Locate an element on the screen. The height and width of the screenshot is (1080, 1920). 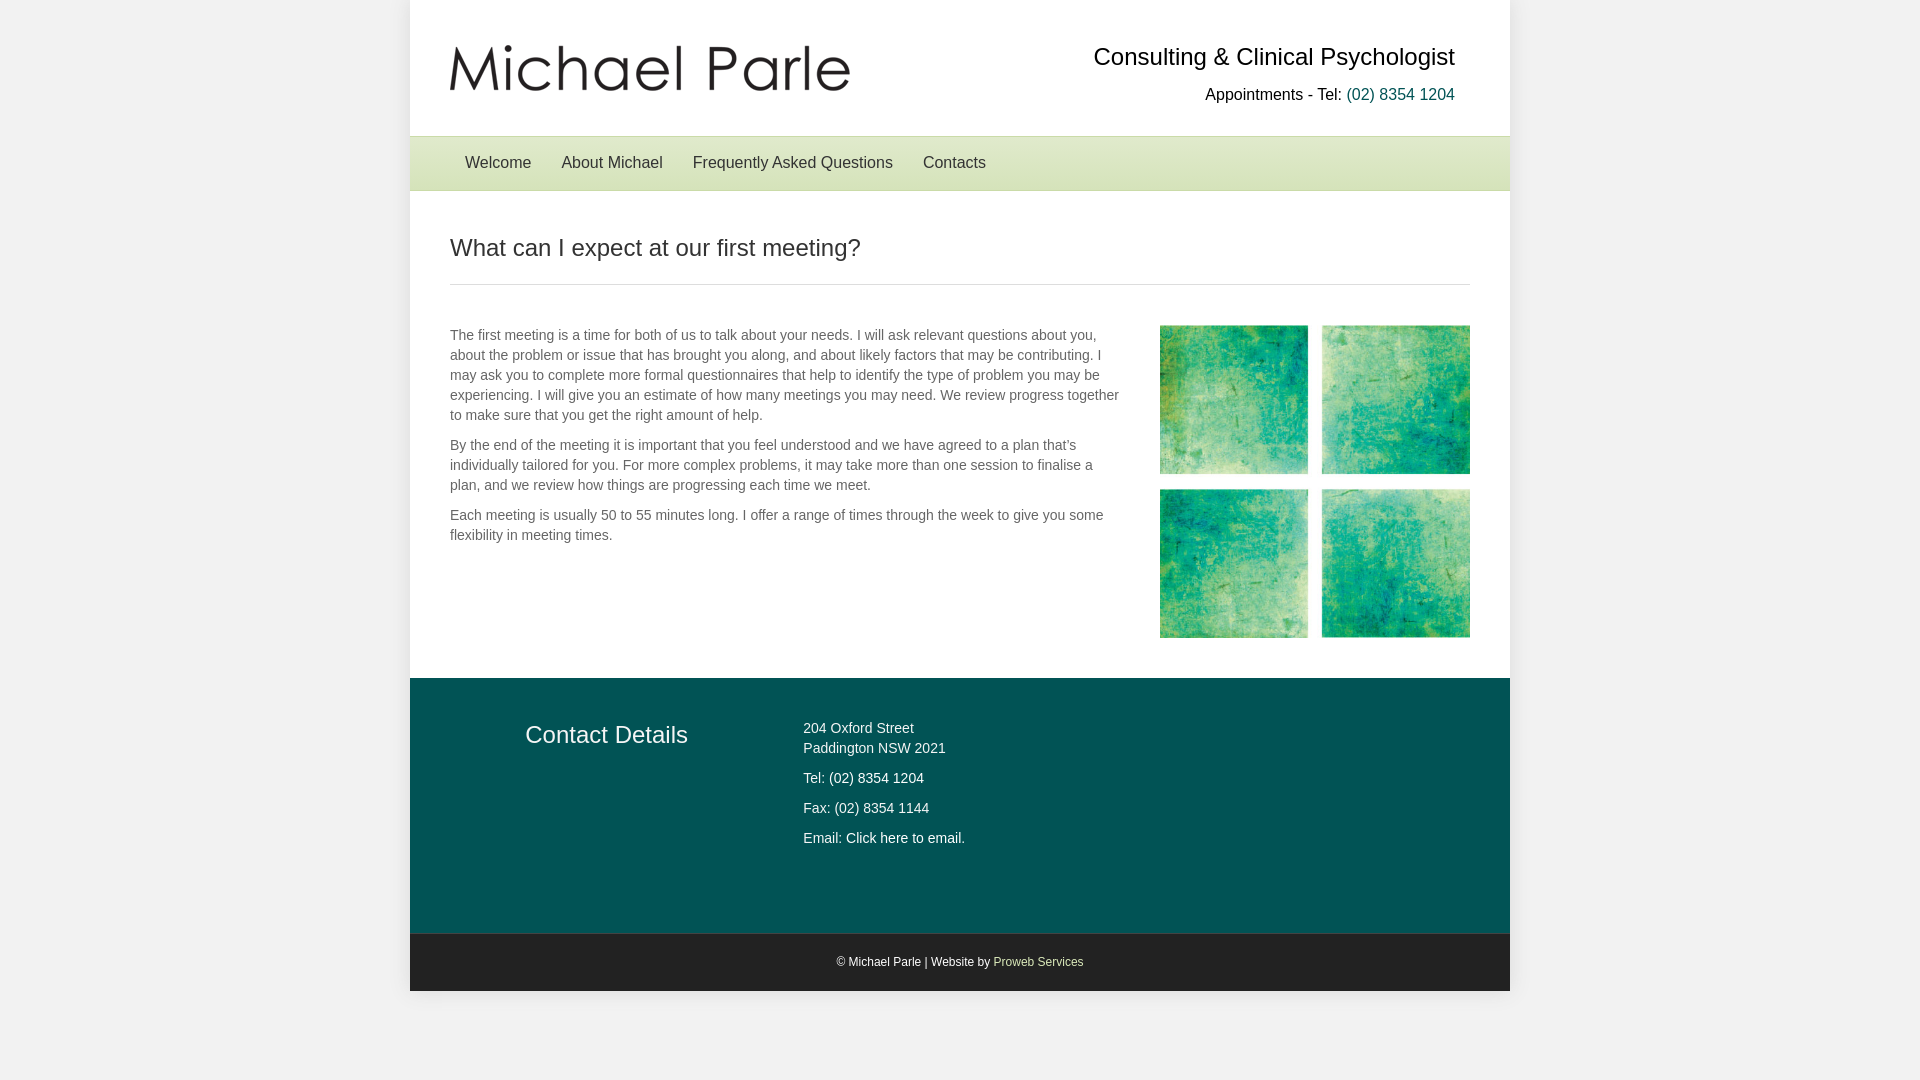
'Click here to email' is located at coordinates (902, 837).